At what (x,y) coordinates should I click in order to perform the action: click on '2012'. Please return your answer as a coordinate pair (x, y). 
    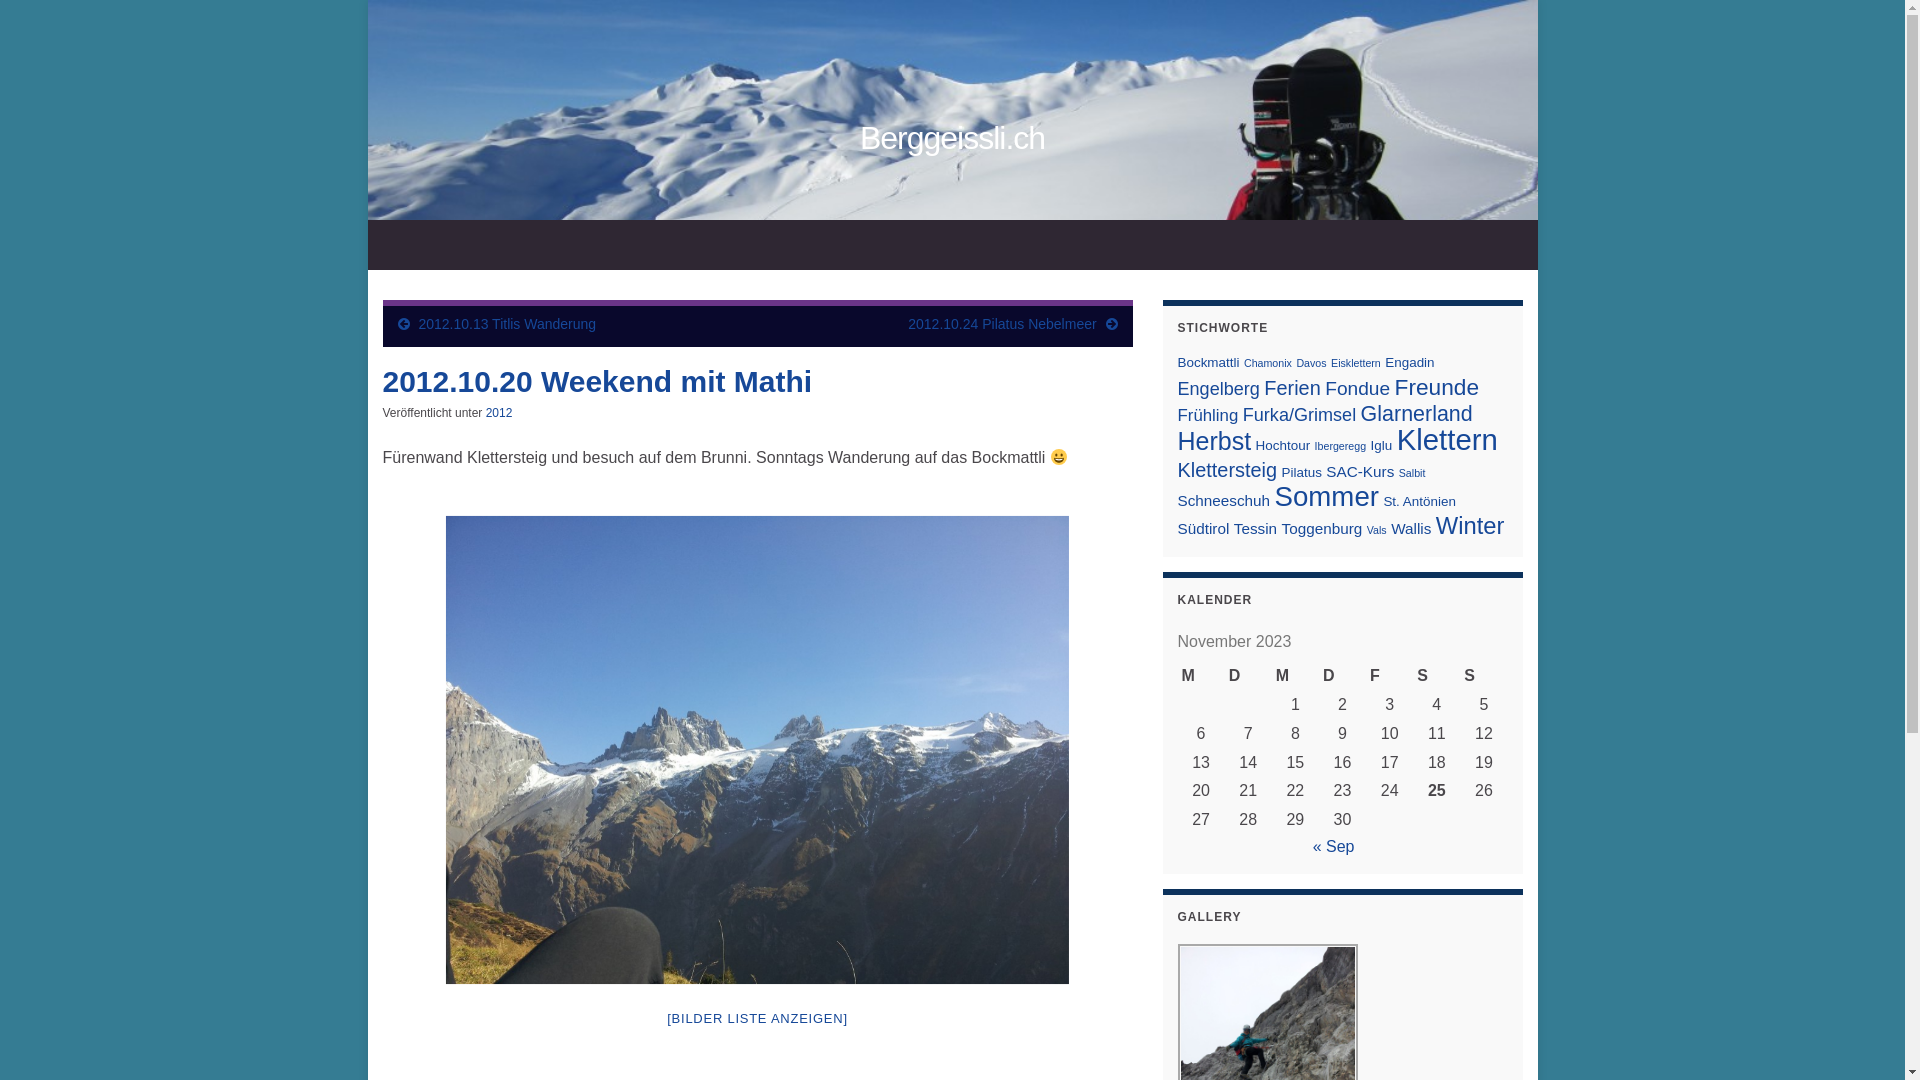
    Looking at the image, I should click on (485, 411).